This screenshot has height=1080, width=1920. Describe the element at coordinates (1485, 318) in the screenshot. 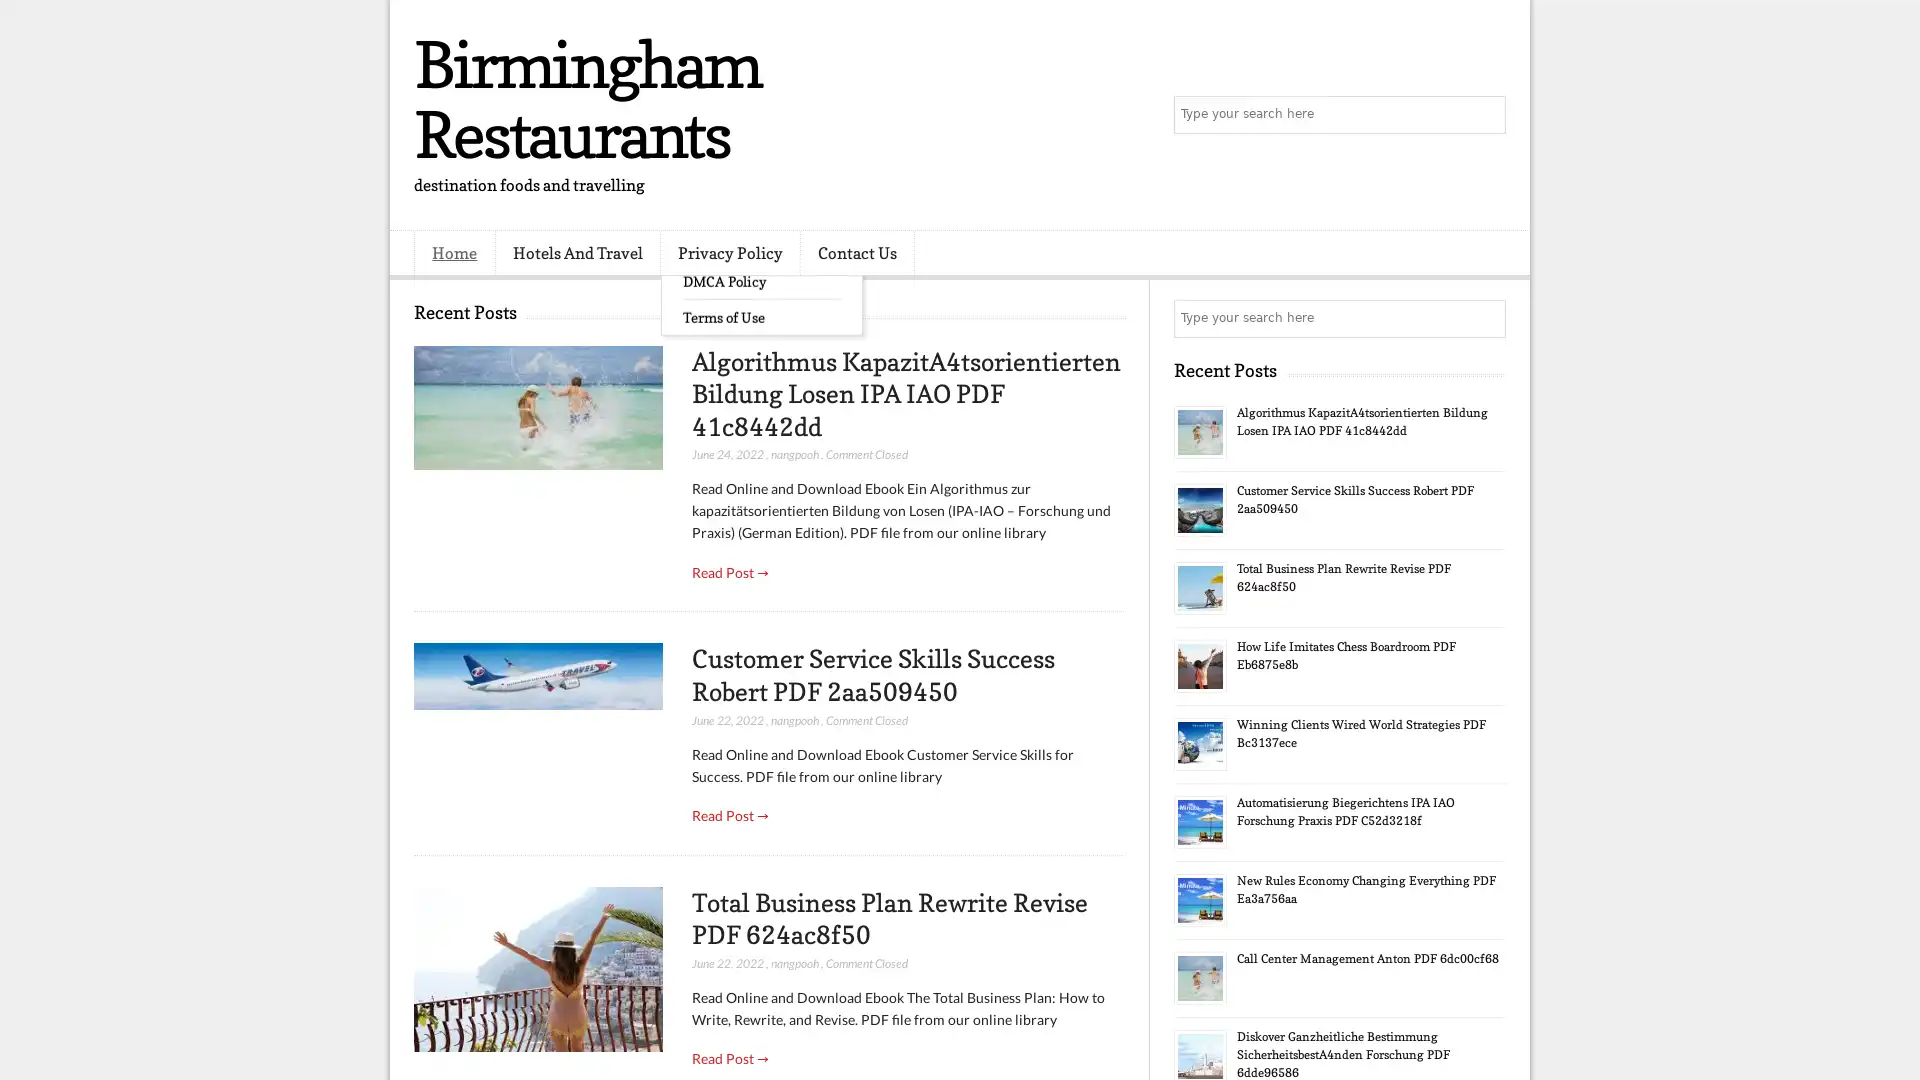

I see `Search` at that location.